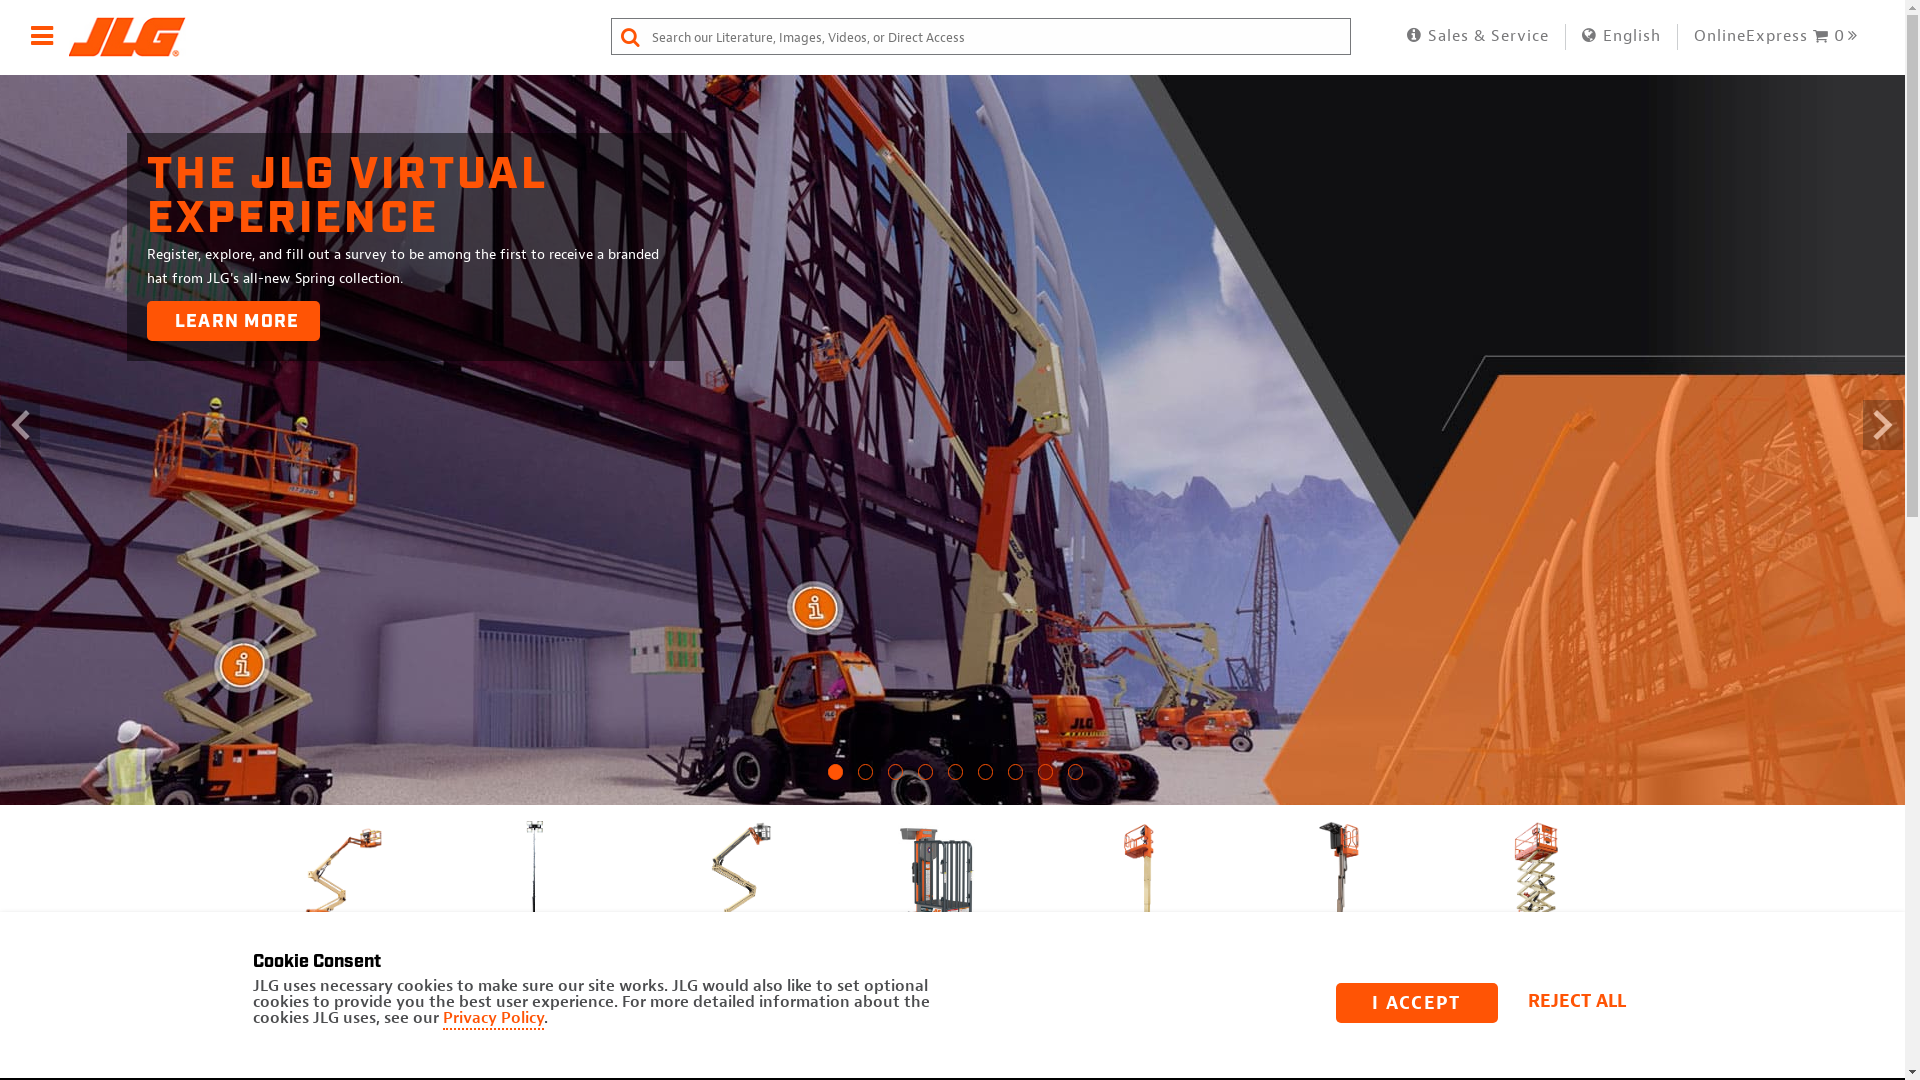  I want to click on 'Trailers', so click(1736, 889).